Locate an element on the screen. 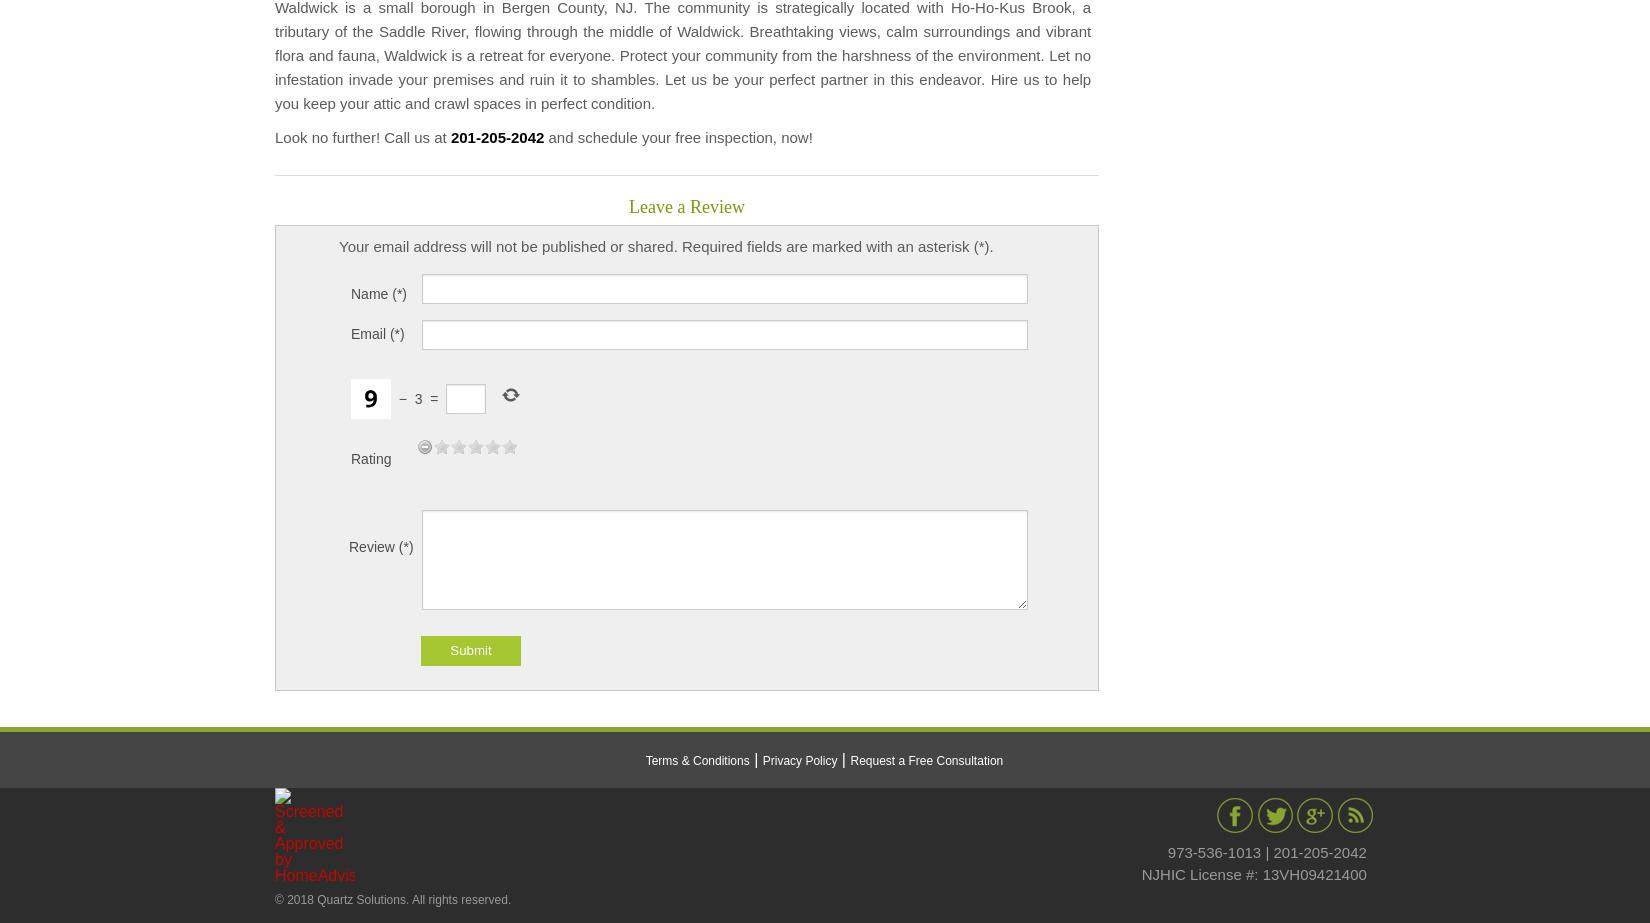  'NJHIC License #:' is located at coordinates (1140, 872).